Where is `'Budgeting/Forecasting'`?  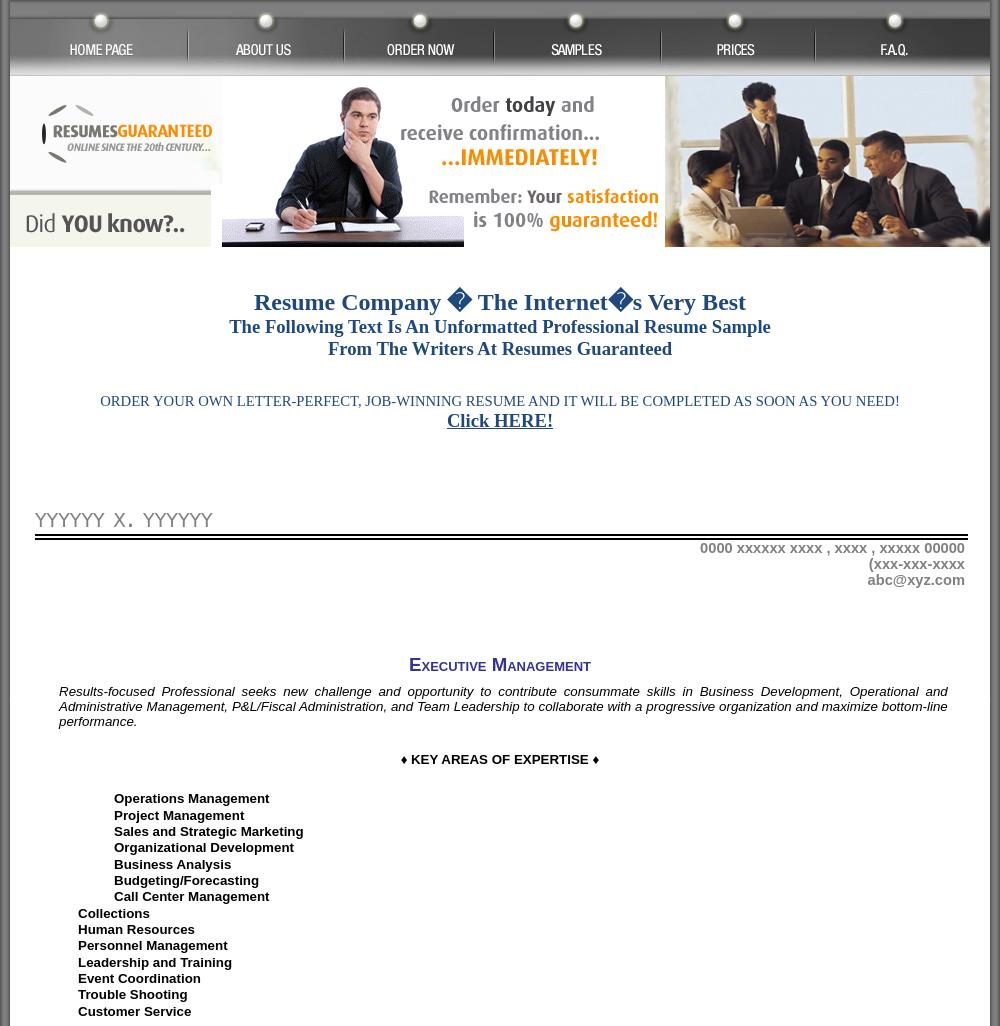 'Budgeting/Forecasting' is located at coordinates (113, 878).